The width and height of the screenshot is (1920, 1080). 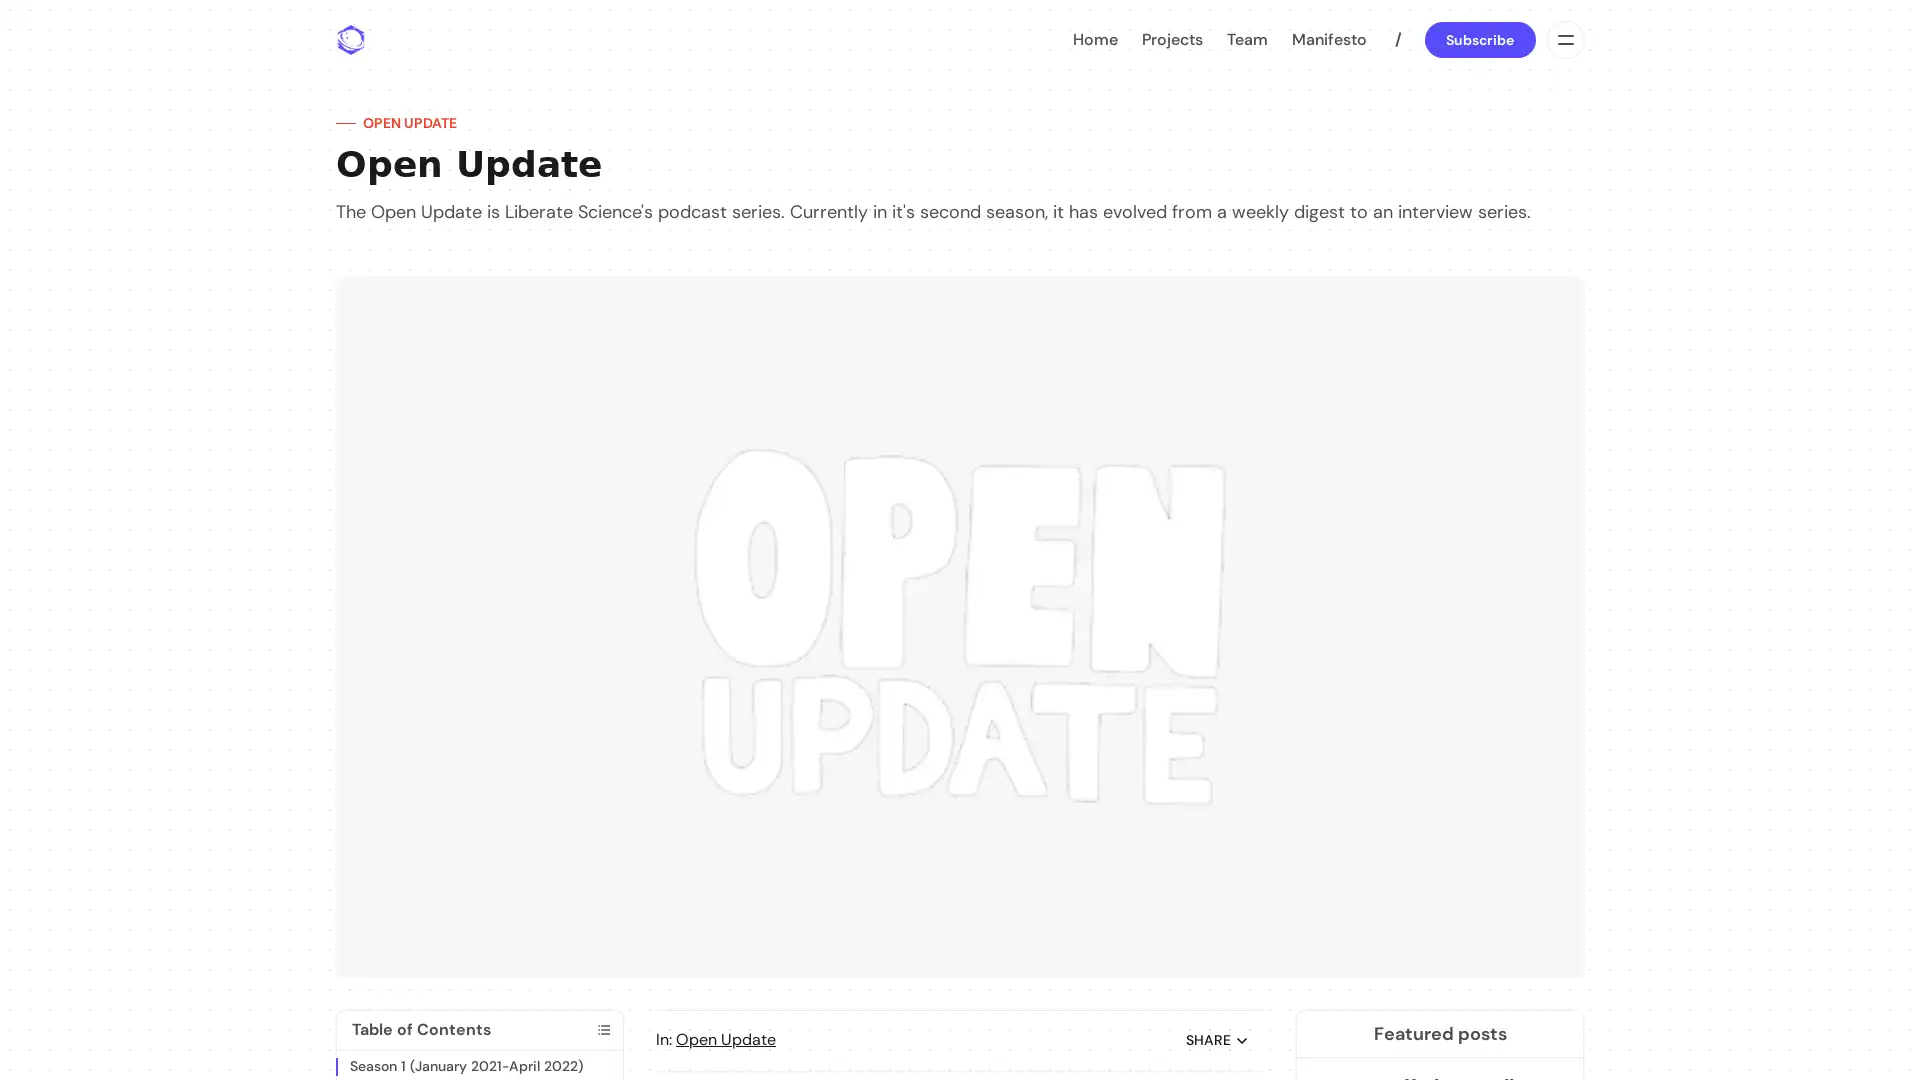 What do you see at coordinates (1563, 39) in the screenshot?
I see `Menu` at bounding box center [1563, 39].